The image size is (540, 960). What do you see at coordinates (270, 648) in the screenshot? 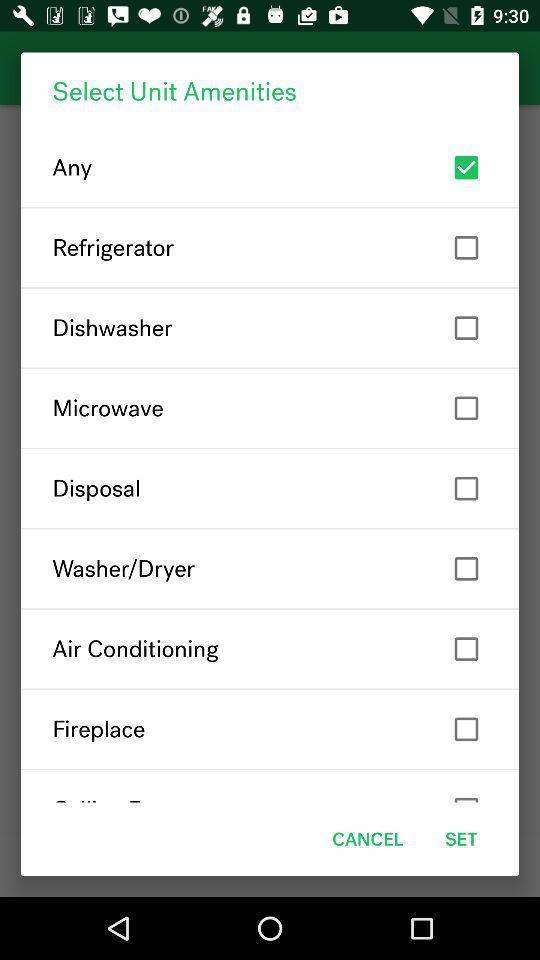
I see `item above the fireplace` at bounding box center [270, 648].